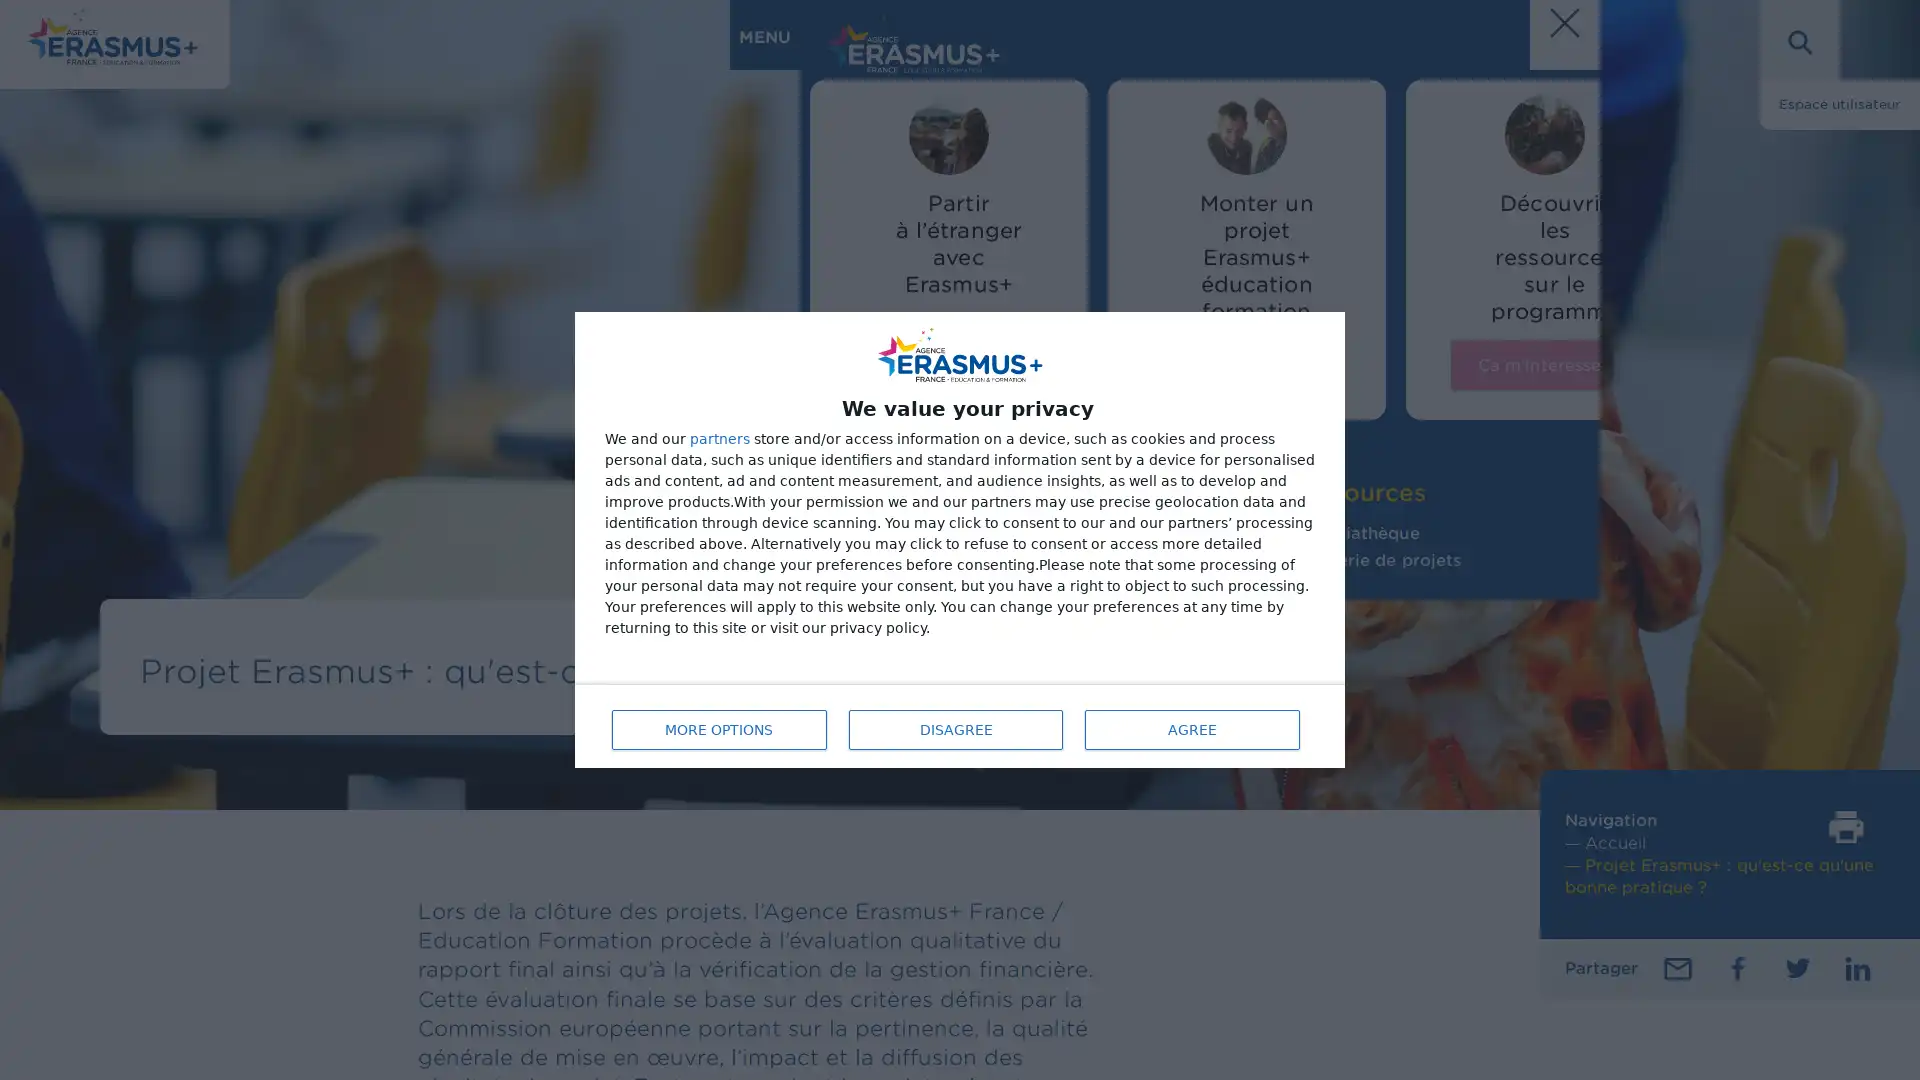 This screenshot has width=1920, height=1080. Describe the element at coordinates (950, 725) in the screenshot. I see `DISAGREE` at that location.